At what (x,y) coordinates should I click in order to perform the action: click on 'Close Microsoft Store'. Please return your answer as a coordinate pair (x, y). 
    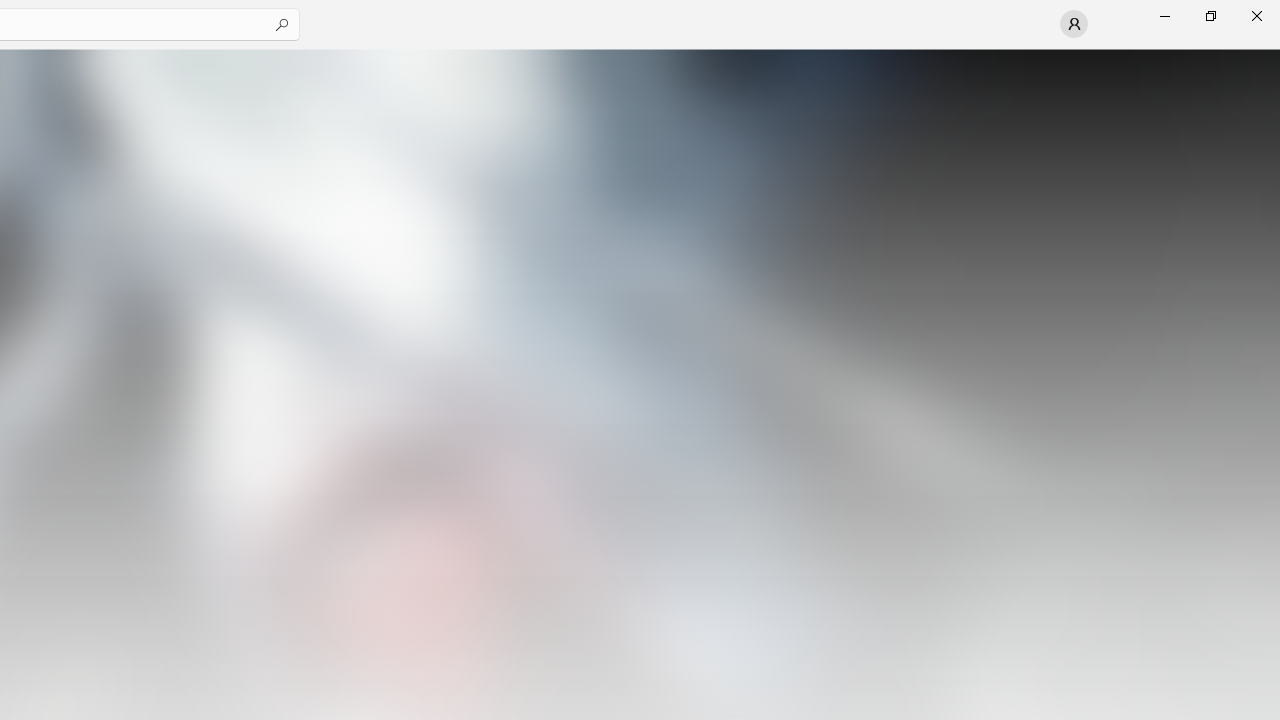
    Looking at the image, I should click on (1255, 15).